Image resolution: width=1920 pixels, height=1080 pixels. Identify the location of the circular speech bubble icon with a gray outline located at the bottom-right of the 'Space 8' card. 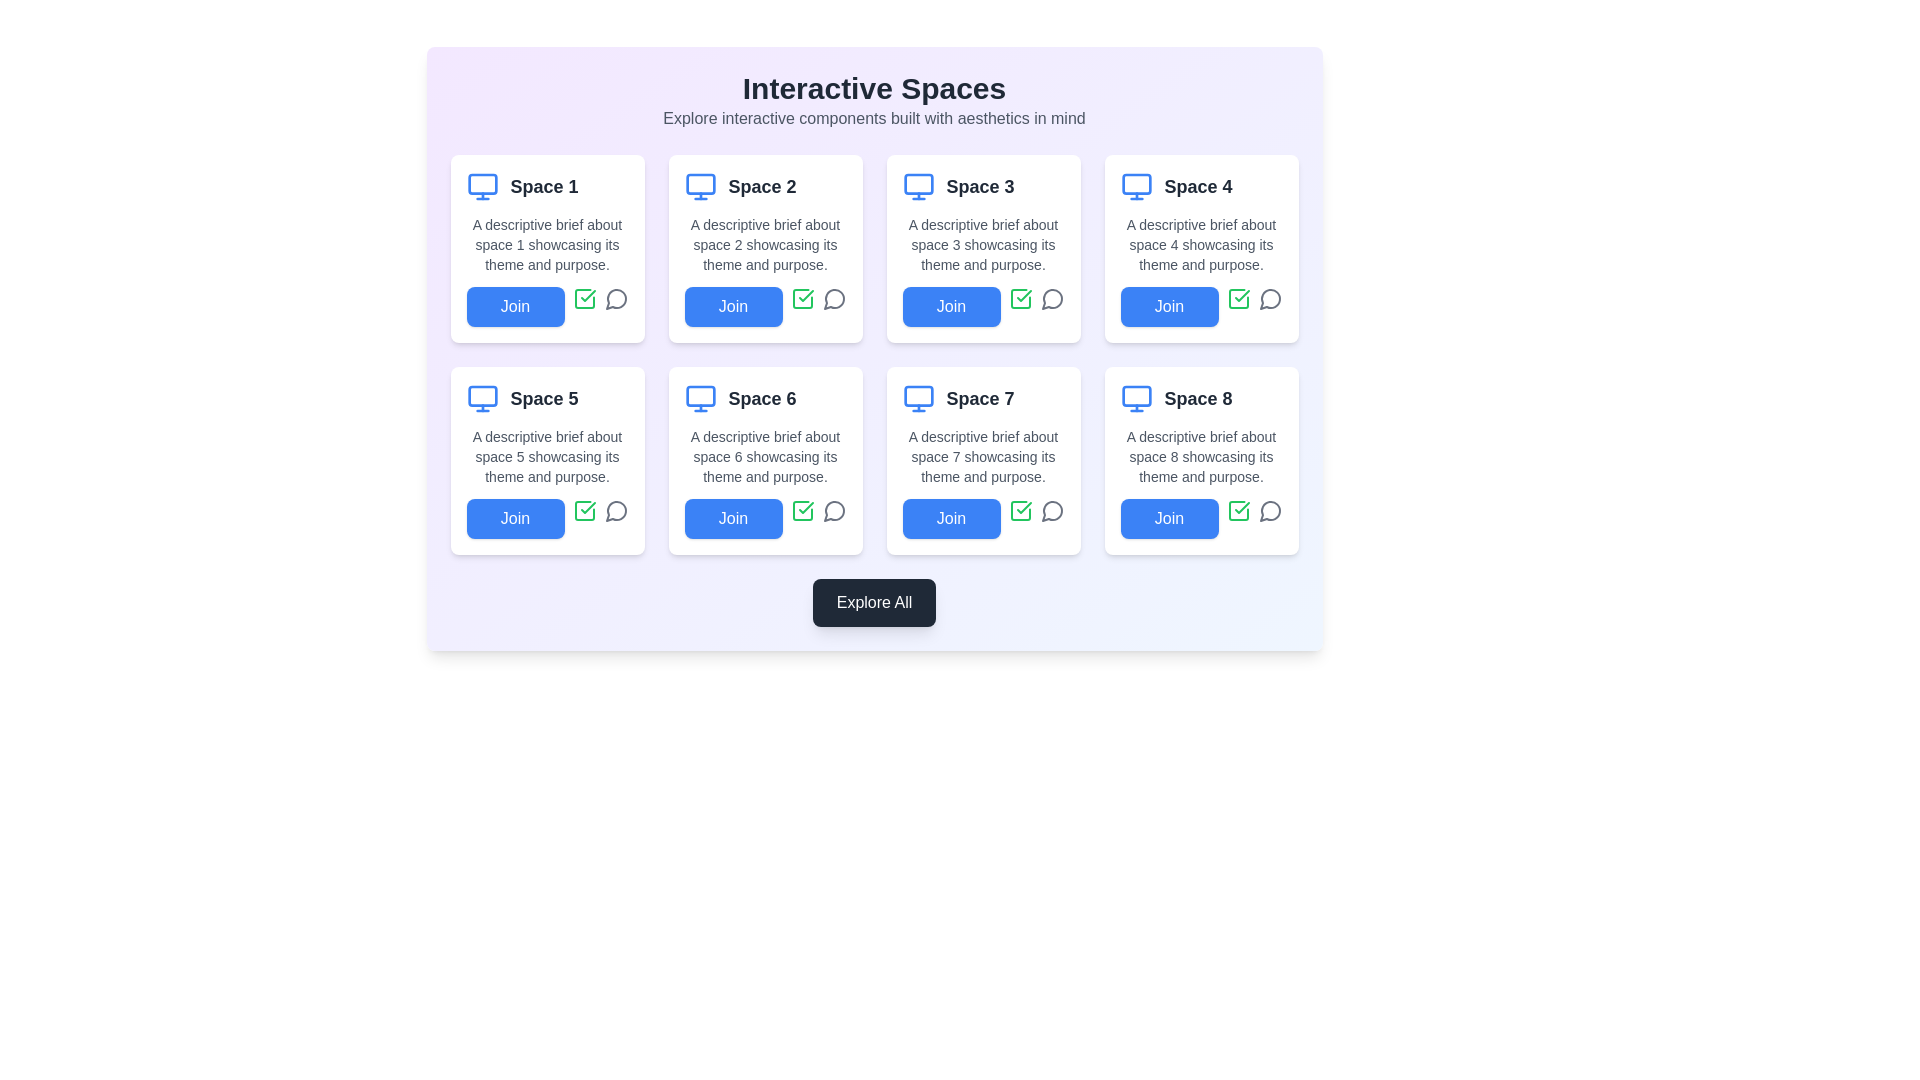
(1269, 509).